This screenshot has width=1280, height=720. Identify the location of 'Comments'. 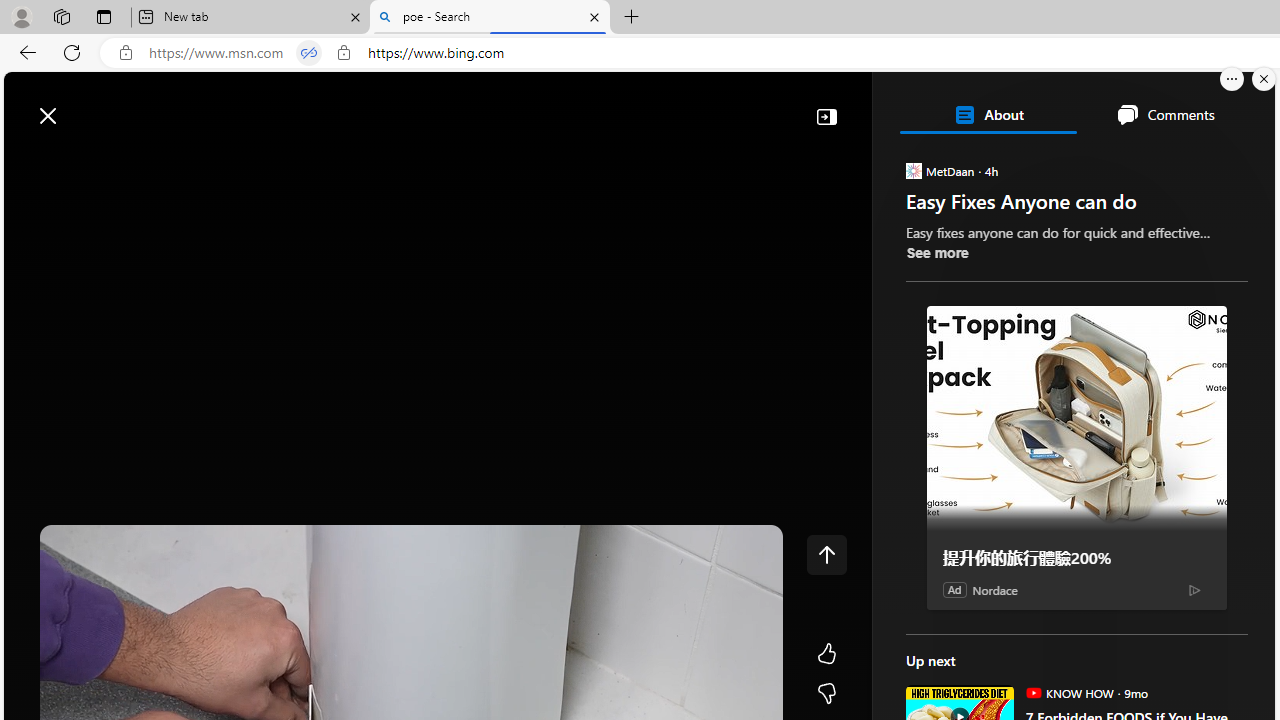
(1165, 114).